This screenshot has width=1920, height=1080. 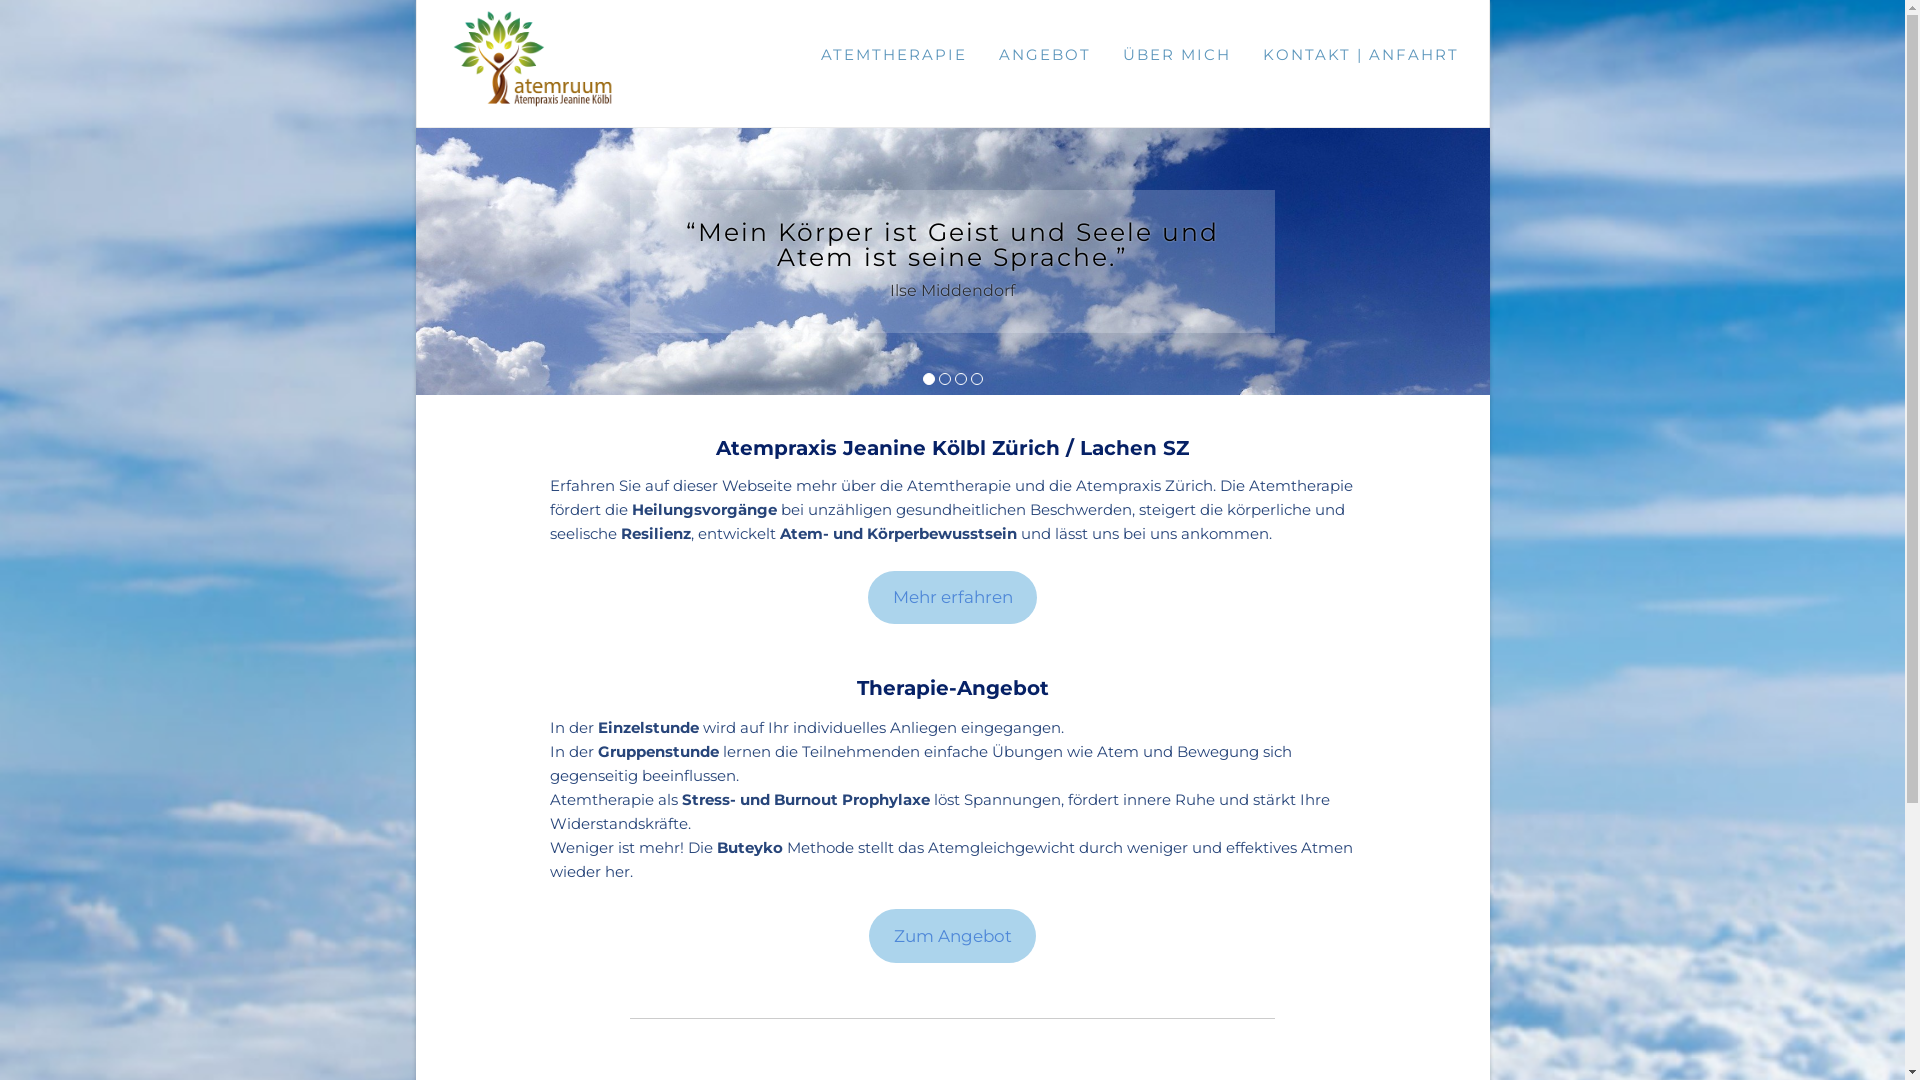 What do you see at coordinates (891, 55) in the screenshot?
I see `'ATEMTHERAPIE'` at bounding box center [891, 55].